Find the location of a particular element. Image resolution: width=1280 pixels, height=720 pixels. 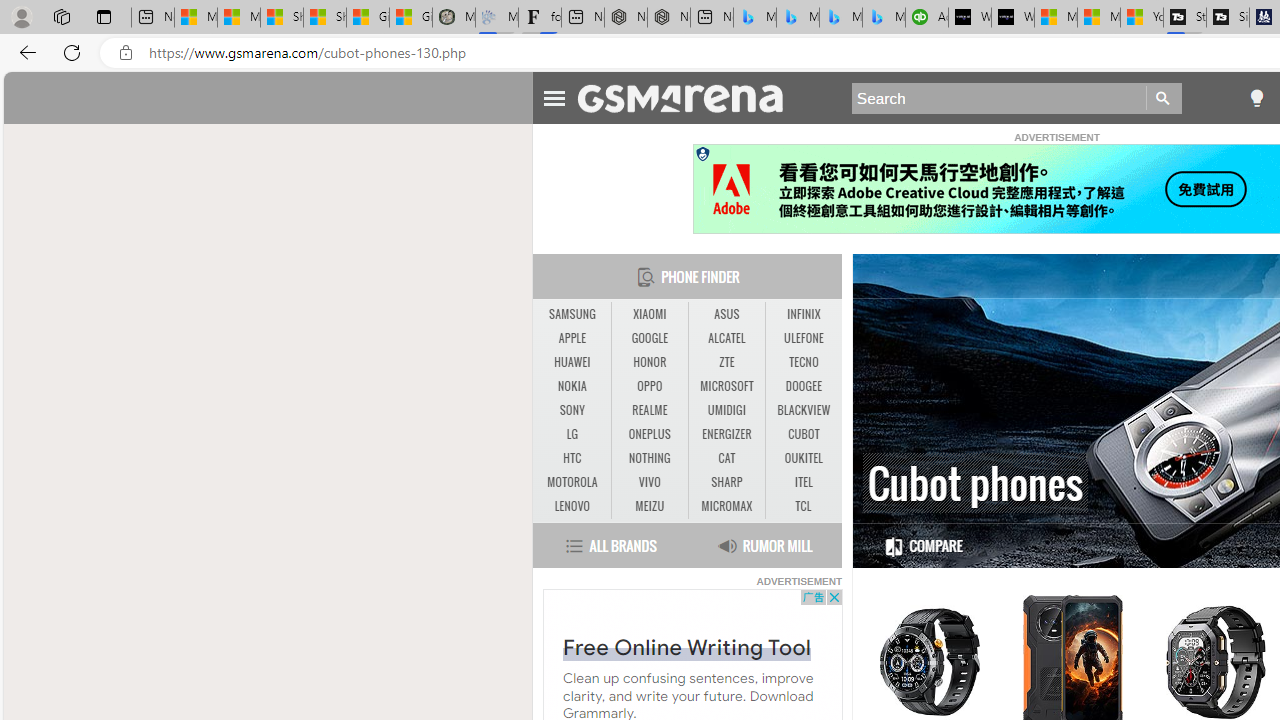

'ZTE' is located at coordinates (726, 362).